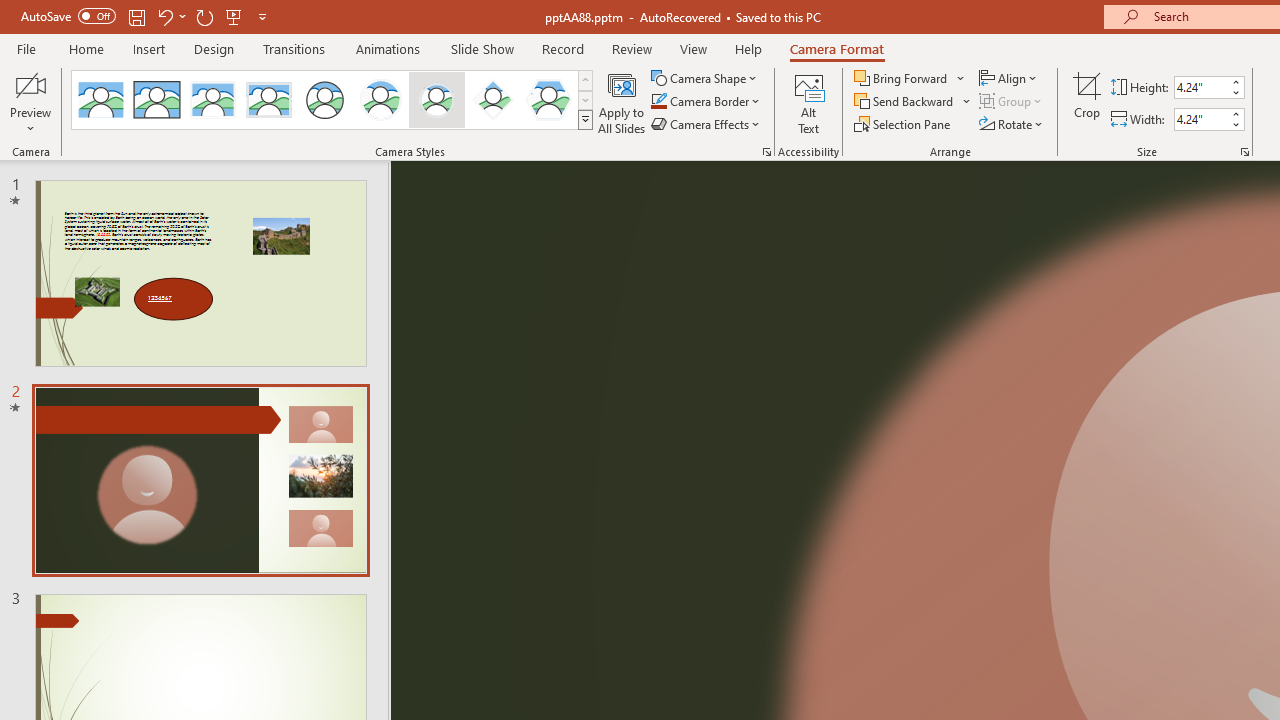 This screenshot has height=720, width=1280. Describe the element at coordinates (214, 48) in the screenshot. I see `'Design'` at that location.